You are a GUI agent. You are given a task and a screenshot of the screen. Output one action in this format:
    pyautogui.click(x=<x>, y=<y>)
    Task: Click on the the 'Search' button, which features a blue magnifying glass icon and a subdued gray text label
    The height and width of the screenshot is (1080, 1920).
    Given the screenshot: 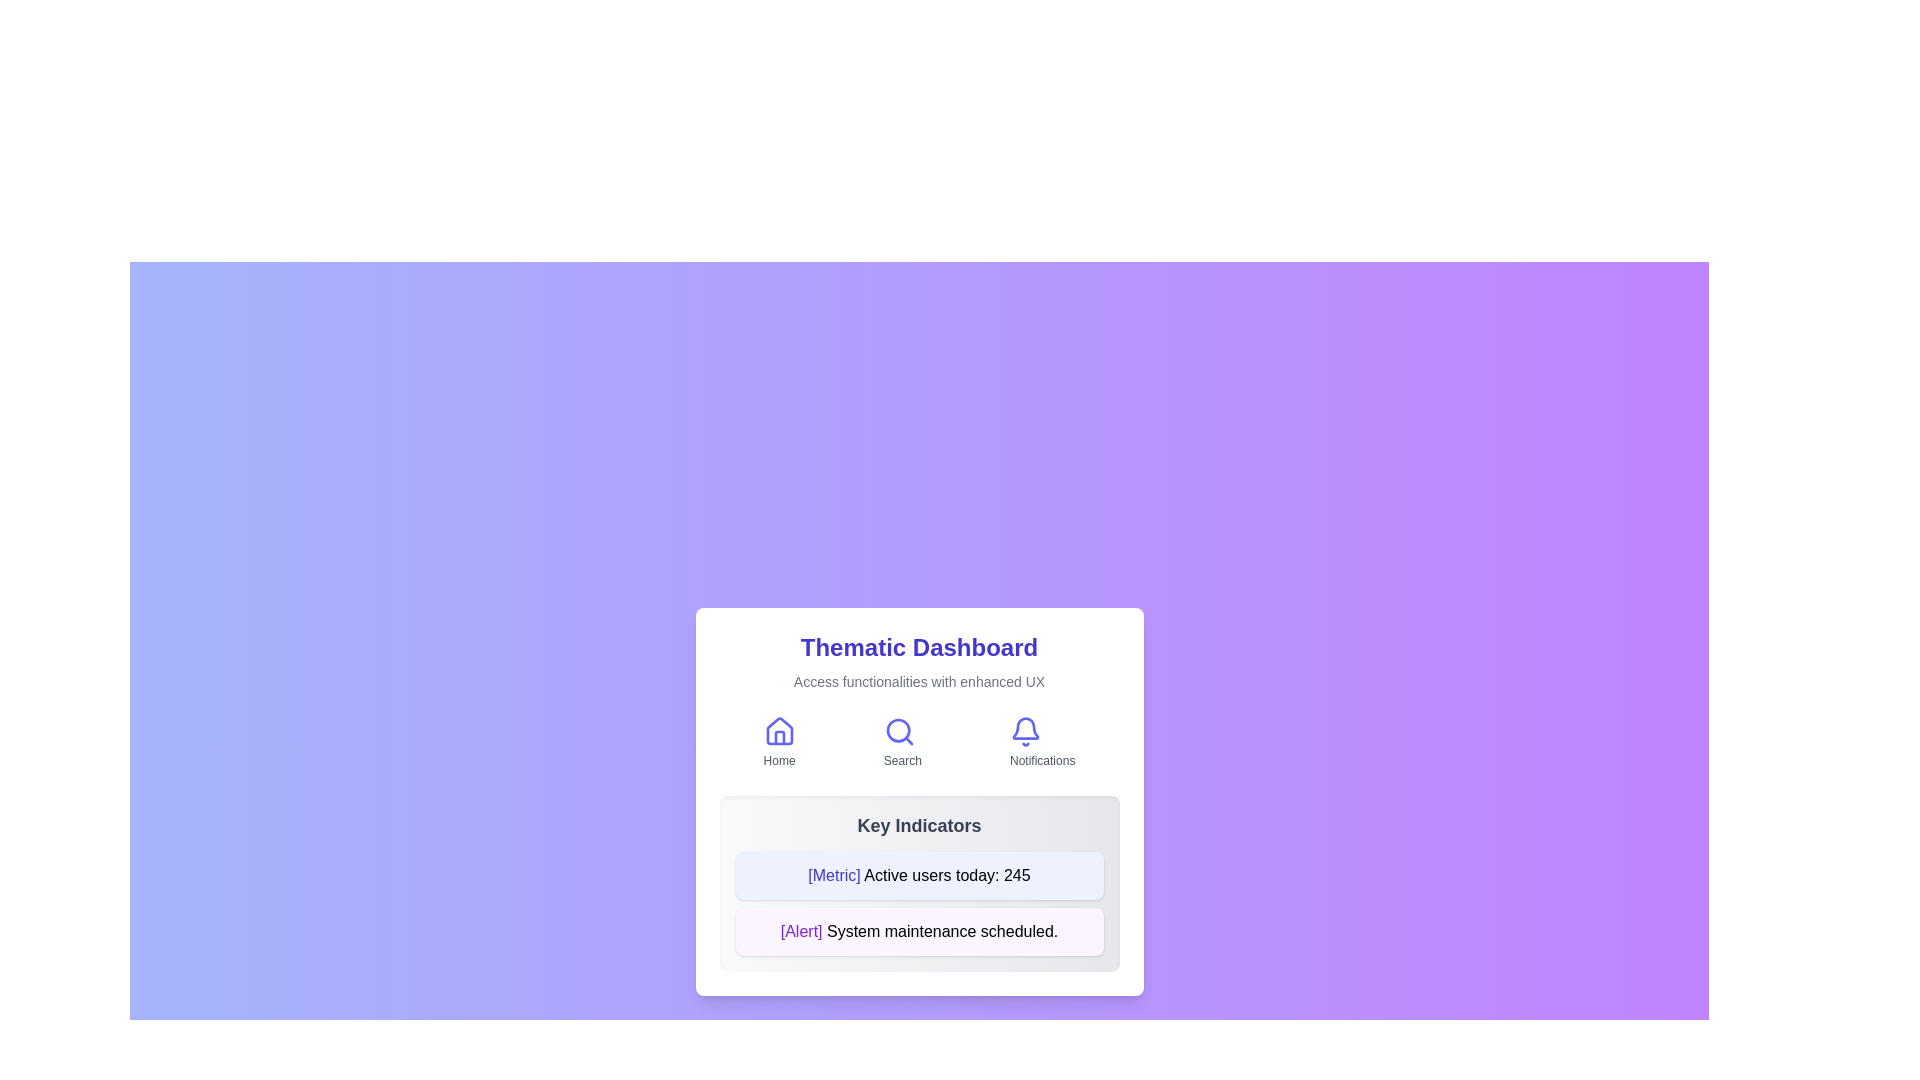 What is the action you would take?
    pyautogui.click(x=901, y=744)
    